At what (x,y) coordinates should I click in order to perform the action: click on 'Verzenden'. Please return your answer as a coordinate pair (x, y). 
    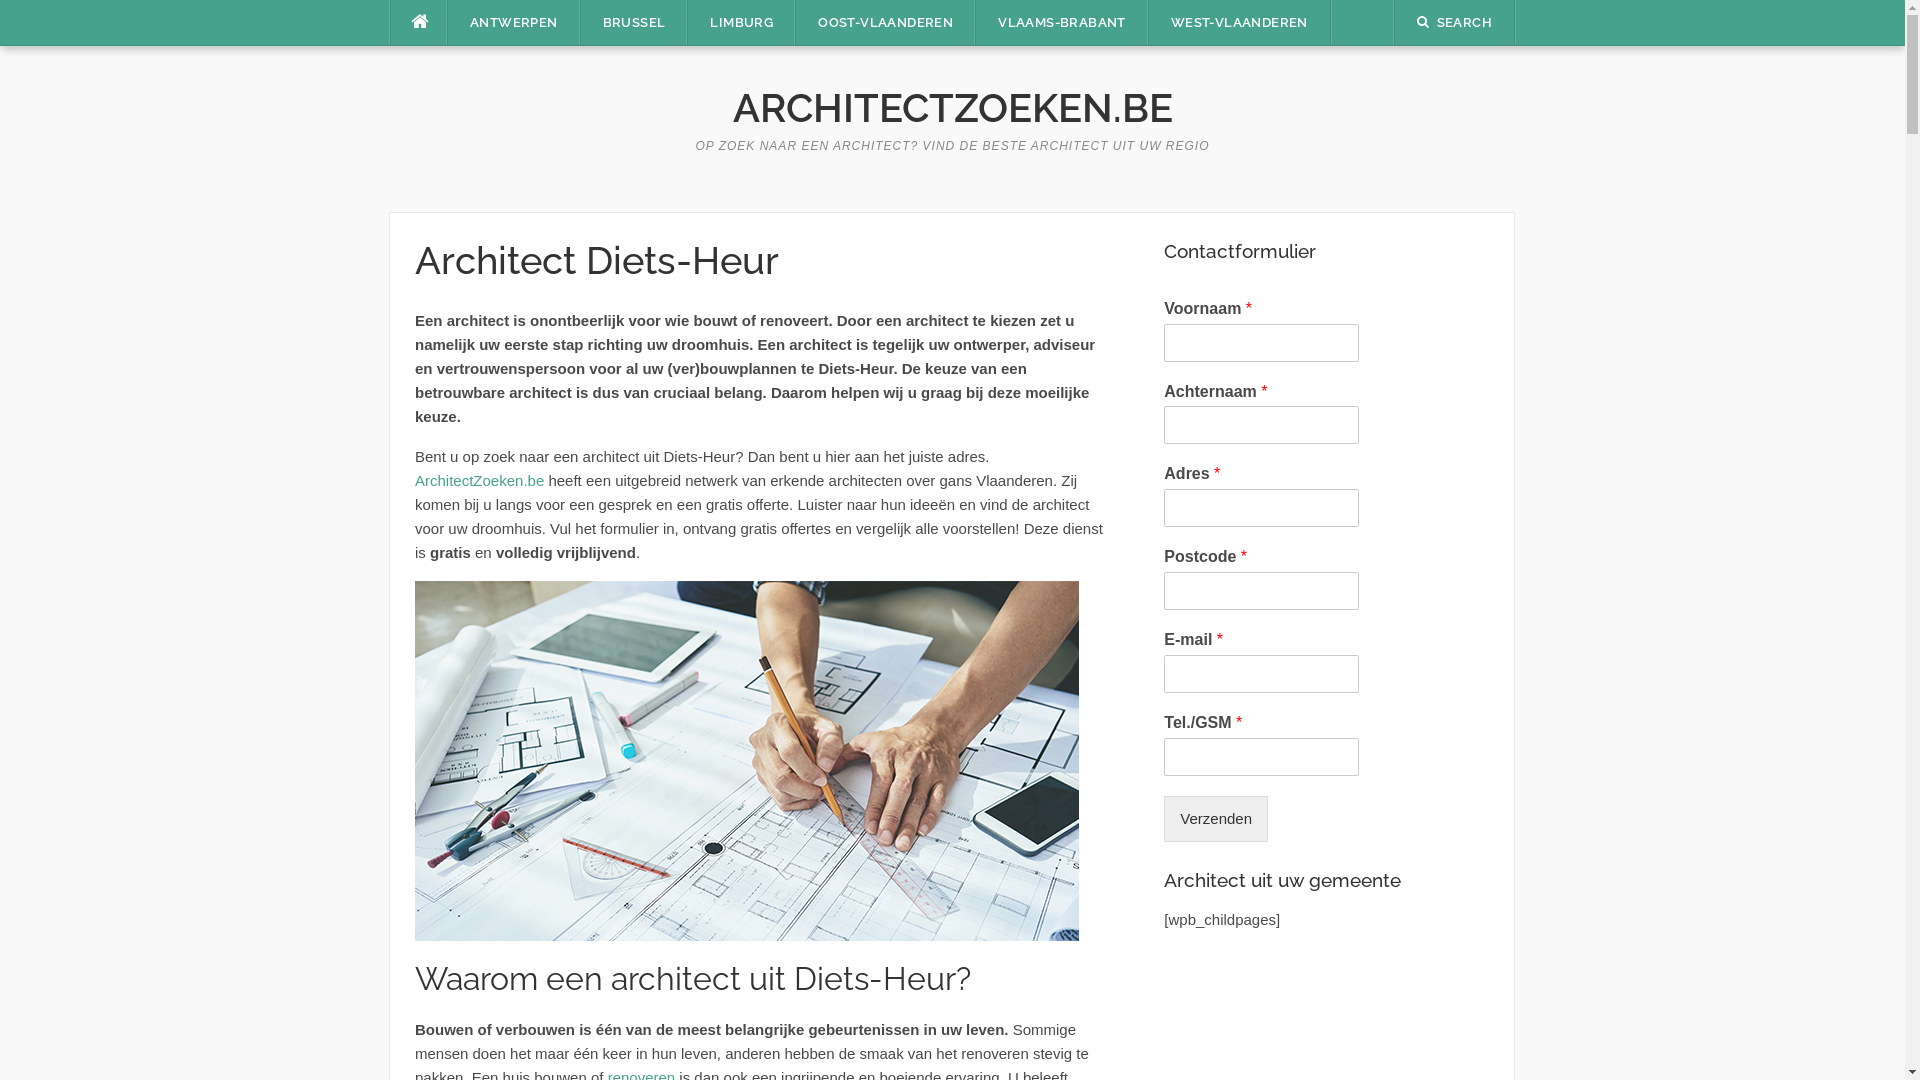
    Looking at the image, I should click on (1214, 818).